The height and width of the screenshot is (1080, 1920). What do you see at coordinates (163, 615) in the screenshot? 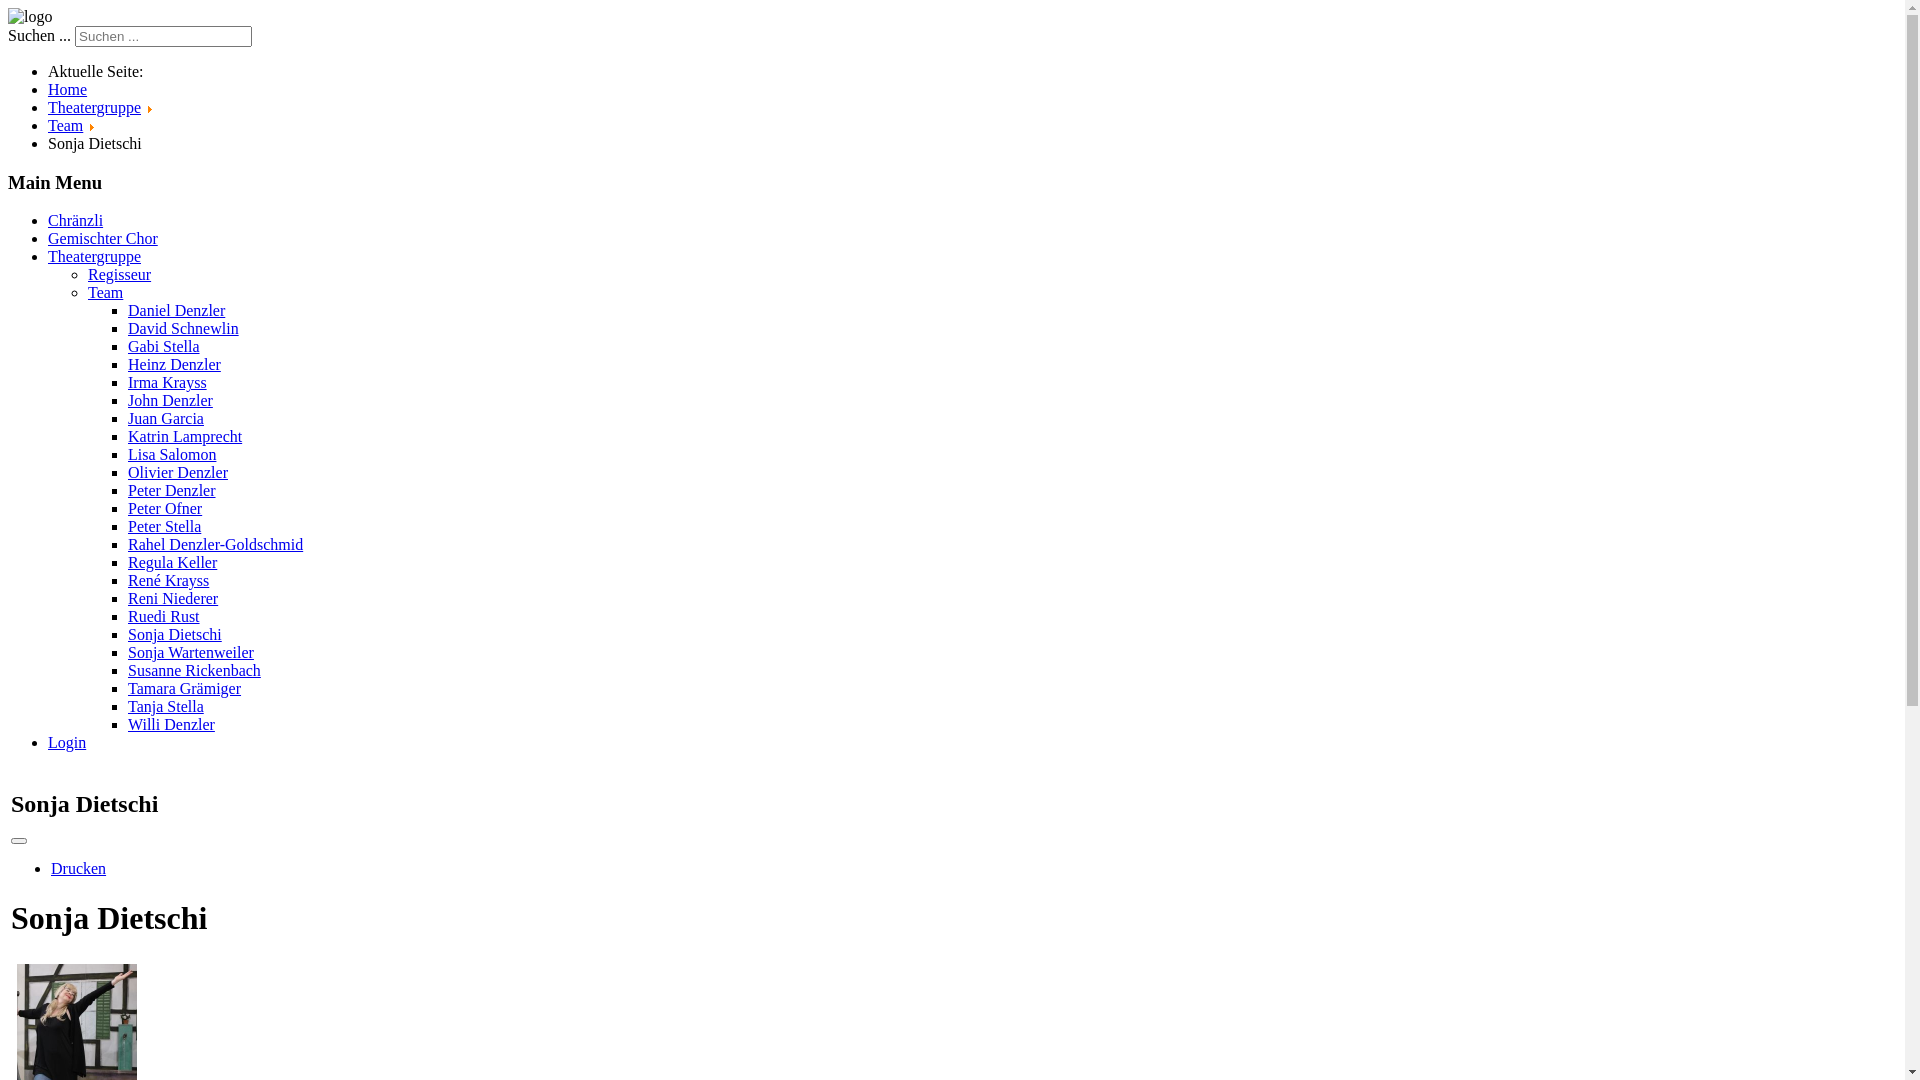
I see `'Ruedi Rust'` at bounding box center [163, 615].